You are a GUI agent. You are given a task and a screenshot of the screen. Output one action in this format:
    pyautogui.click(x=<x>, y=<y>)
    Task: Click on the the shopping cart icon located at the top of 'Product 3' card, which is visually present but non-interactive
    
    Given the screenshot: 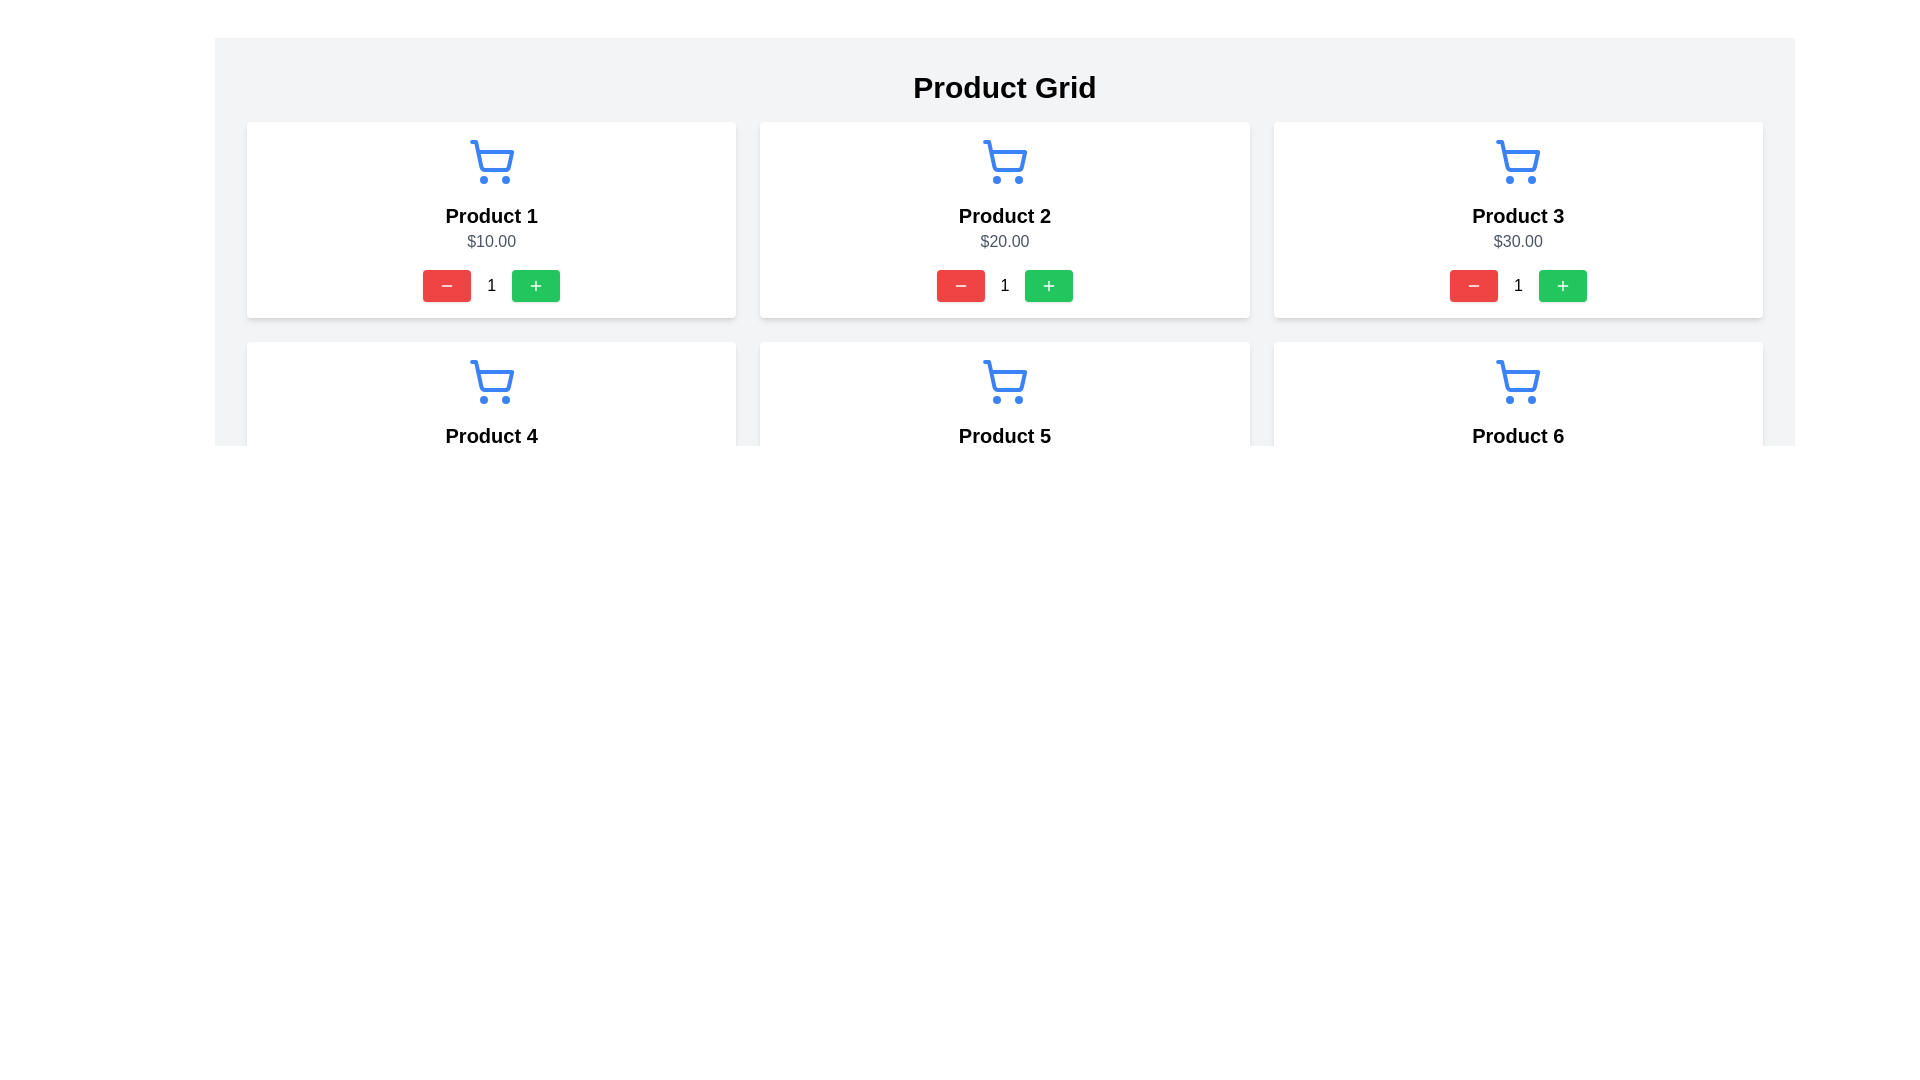 What is the action you would take?
    pyautogui.click(x=1518, y=161)
    